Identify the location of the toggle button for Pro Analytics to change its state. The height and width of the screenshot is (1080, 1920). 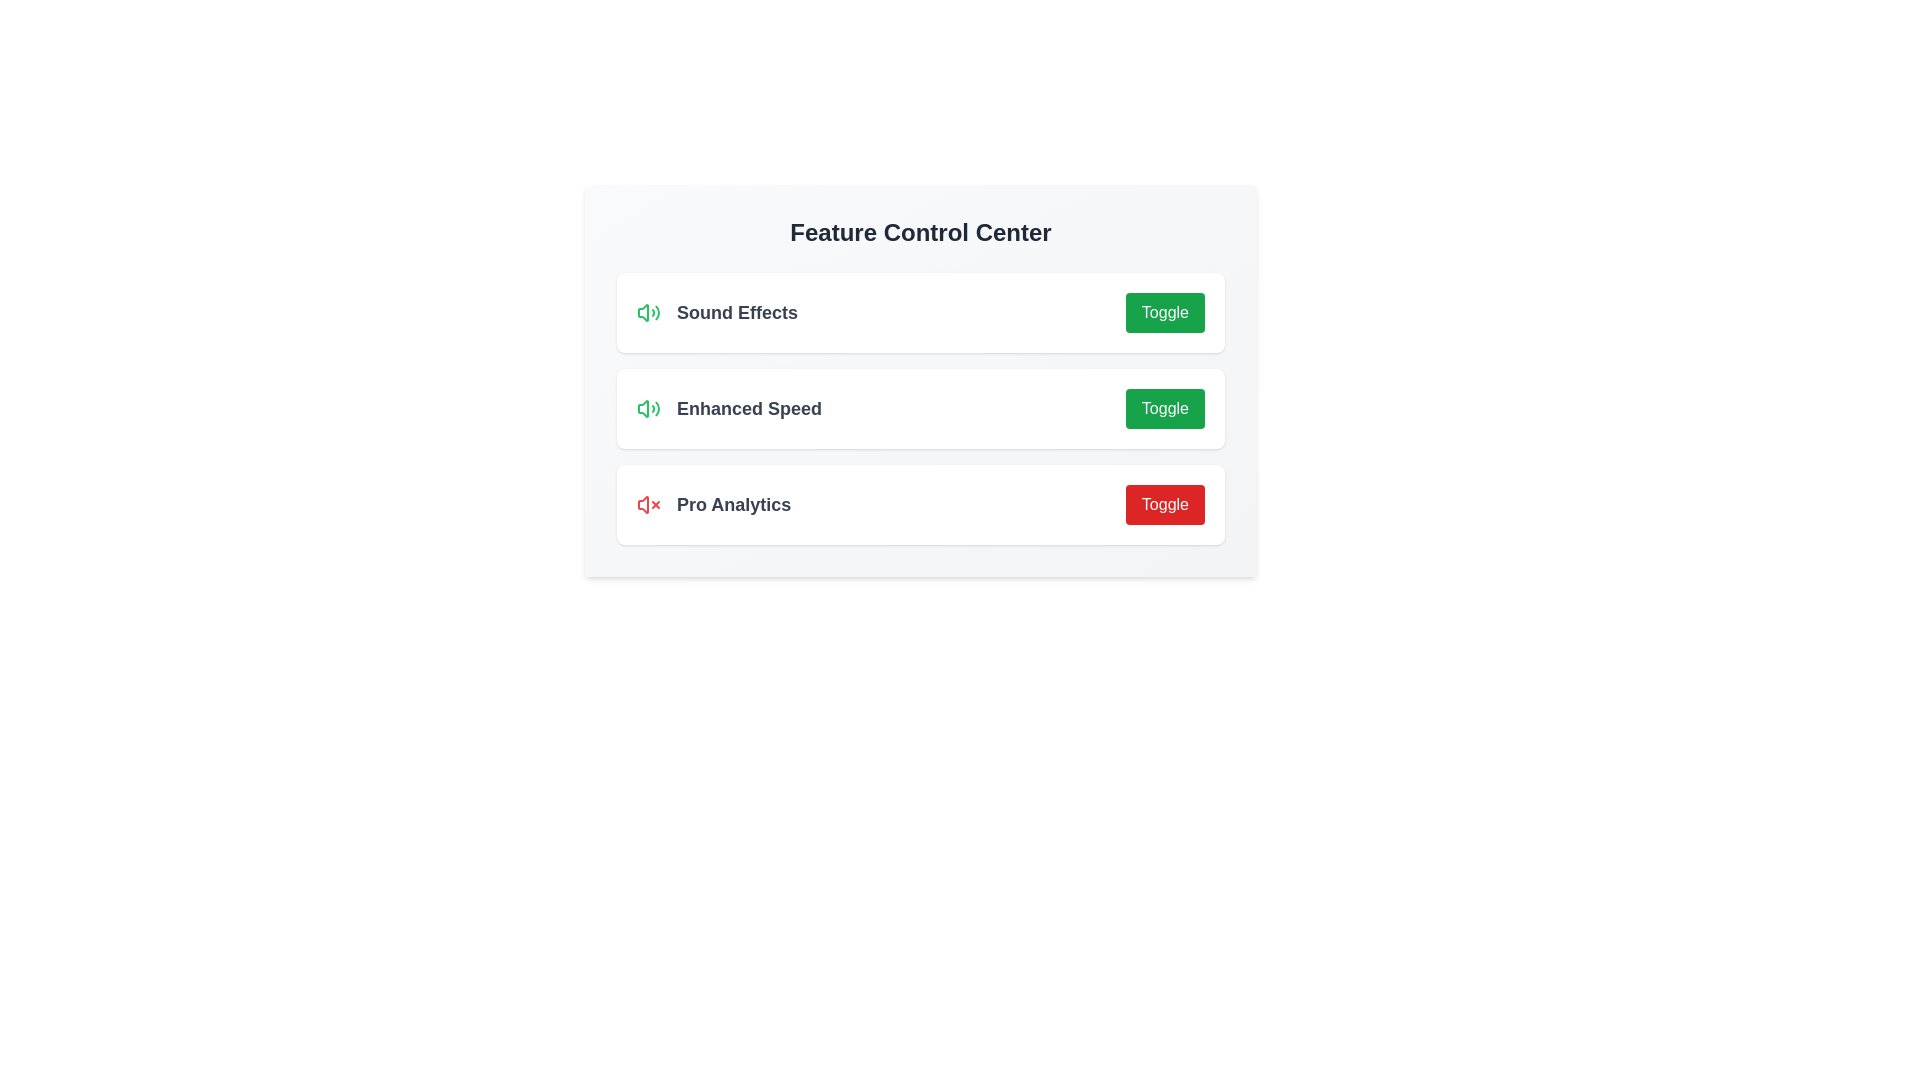
(1165, 504).